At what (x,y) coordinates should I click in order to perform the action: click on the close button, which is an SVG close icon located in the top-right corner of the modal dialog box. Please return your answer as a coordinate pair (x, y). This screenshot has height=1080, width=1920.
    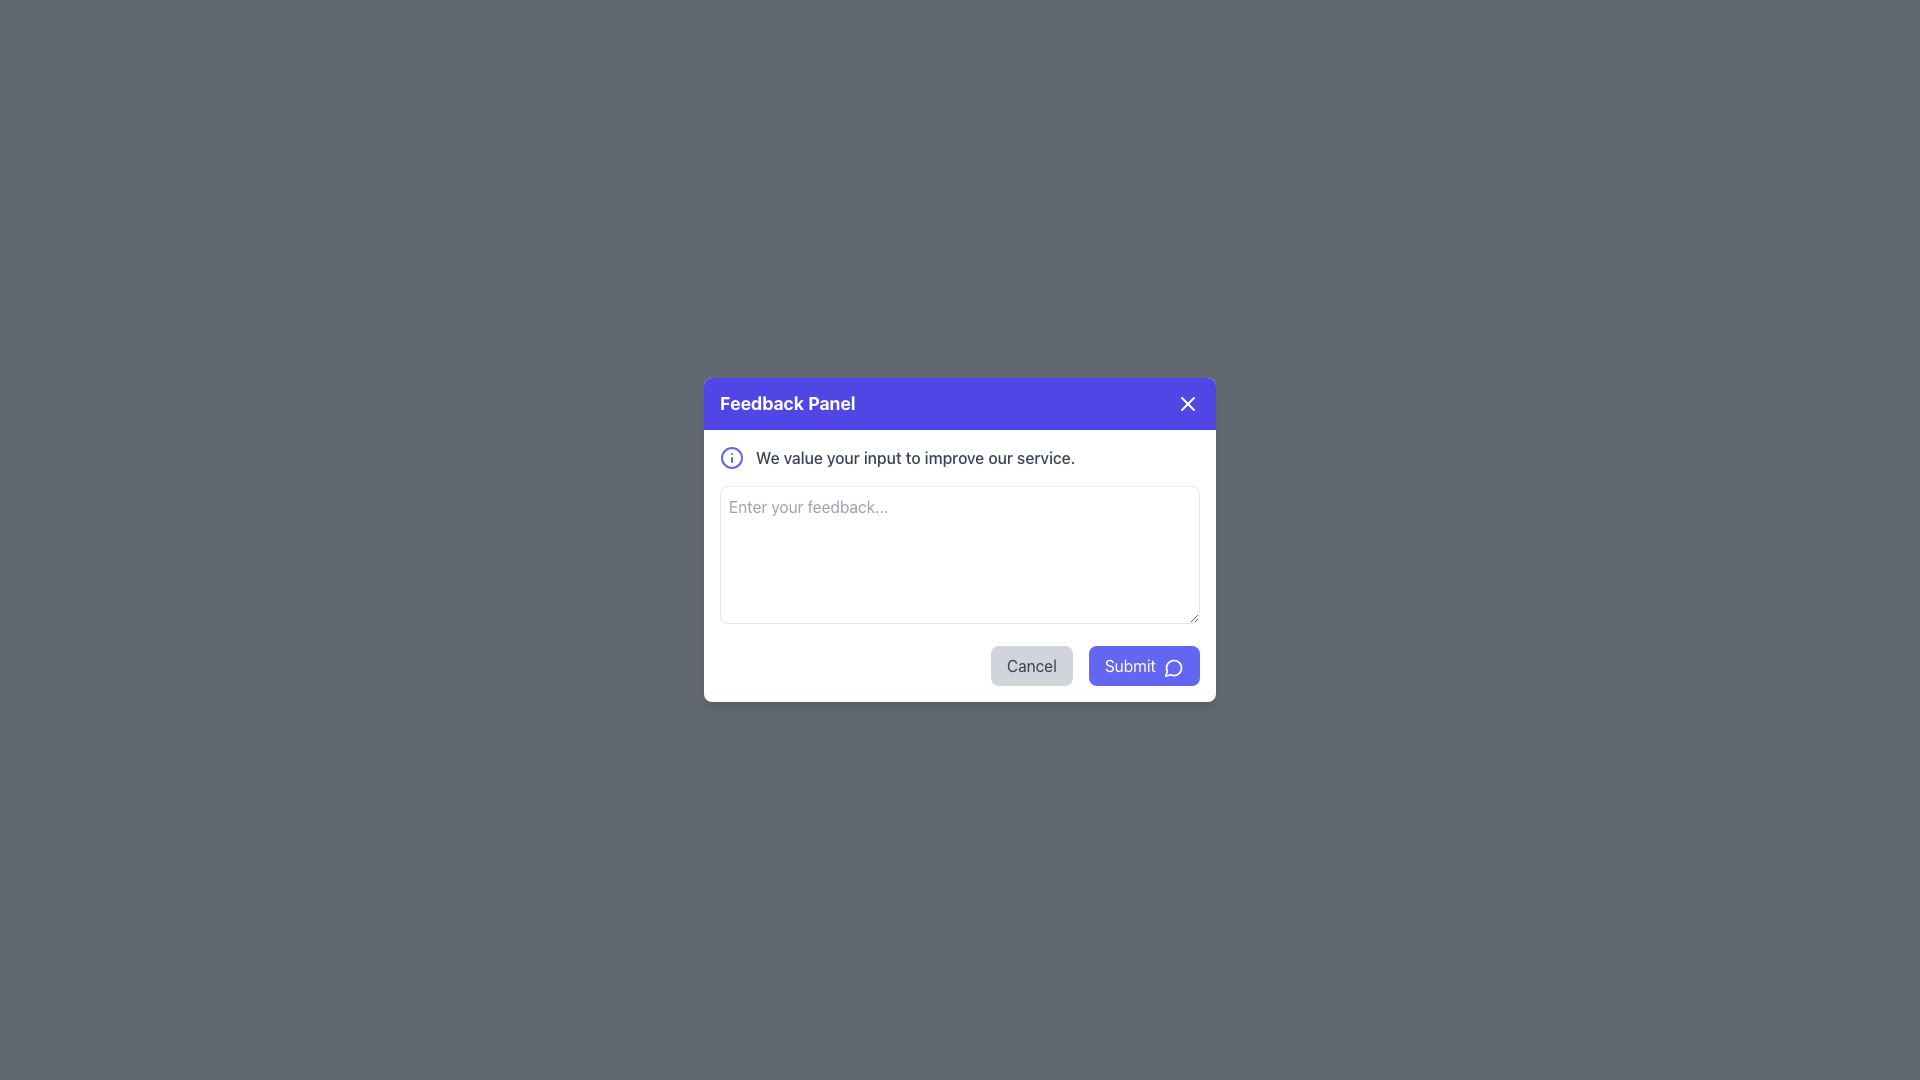
    Looking at the image, I should click on (1188, 404).